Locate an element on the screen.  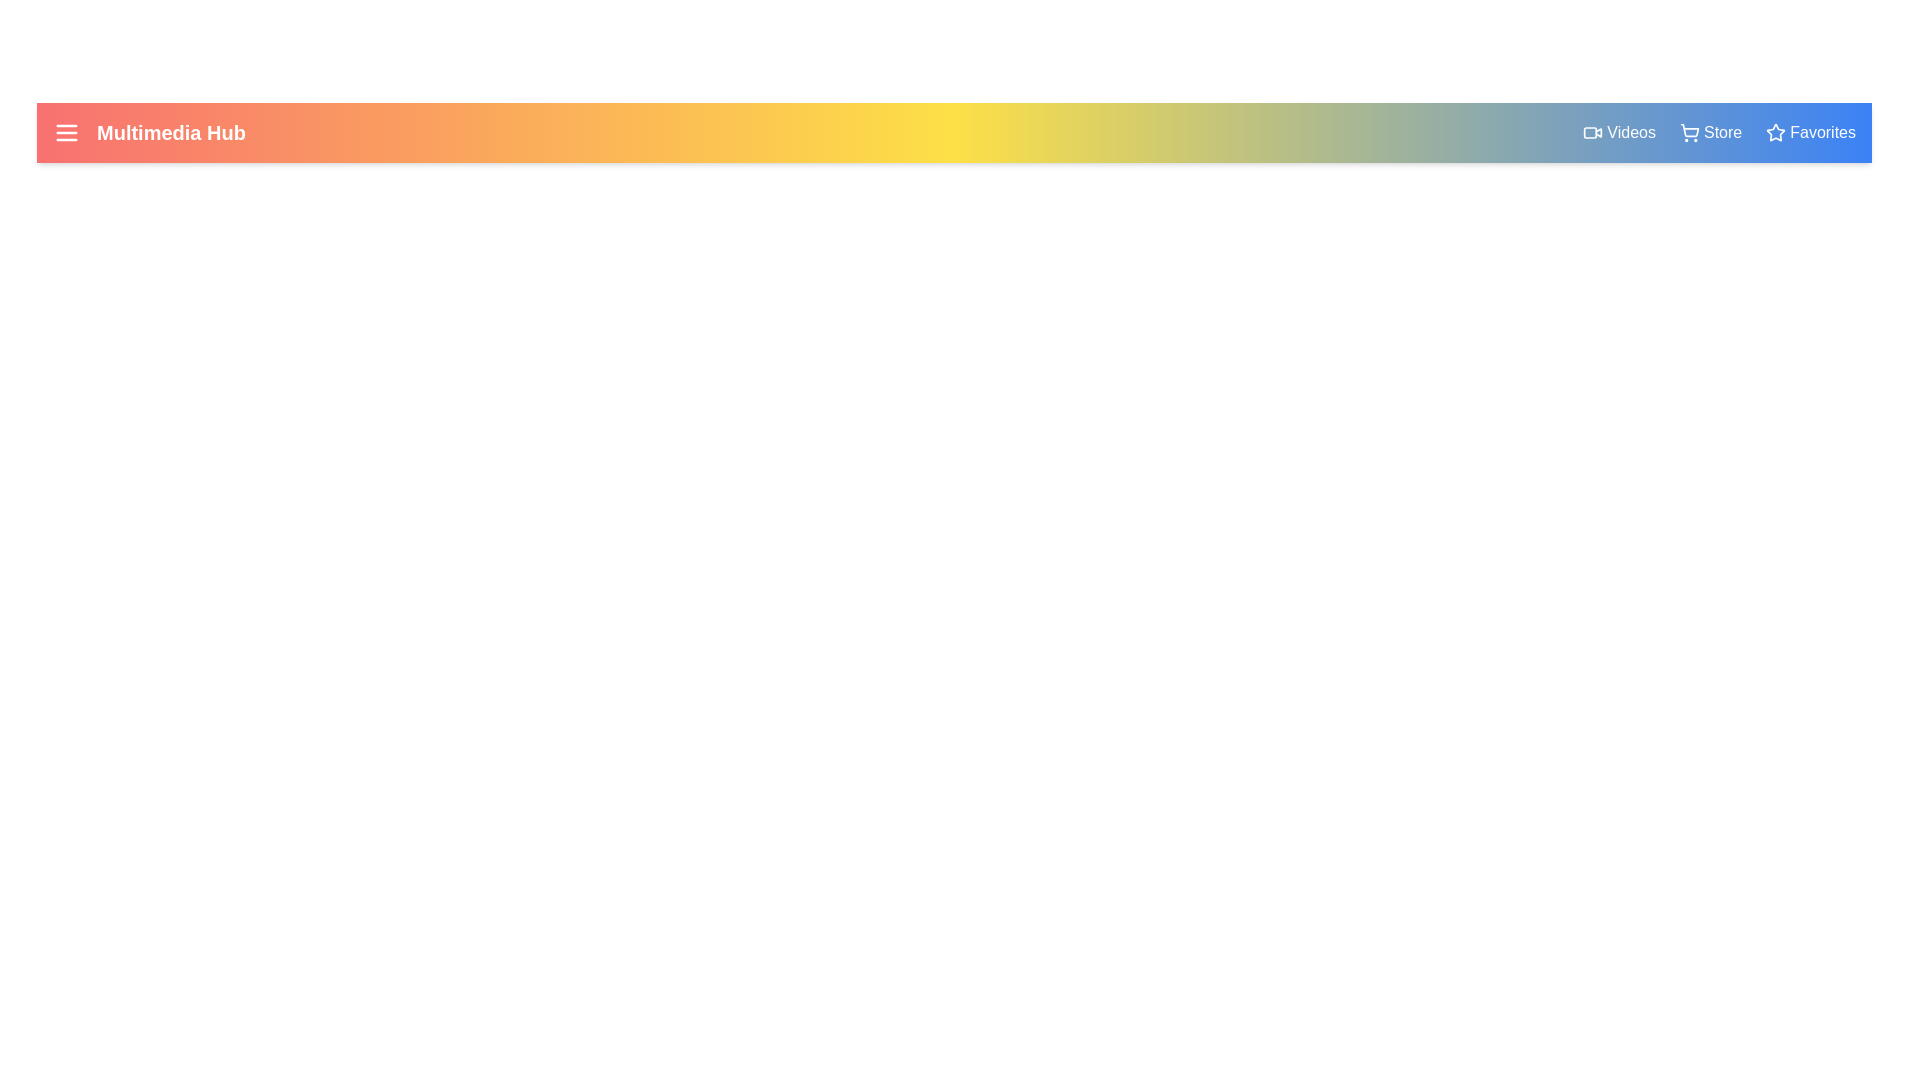
the 'Favorites' link to navigate to the Favorites section is located at coordinates (1810, 132).